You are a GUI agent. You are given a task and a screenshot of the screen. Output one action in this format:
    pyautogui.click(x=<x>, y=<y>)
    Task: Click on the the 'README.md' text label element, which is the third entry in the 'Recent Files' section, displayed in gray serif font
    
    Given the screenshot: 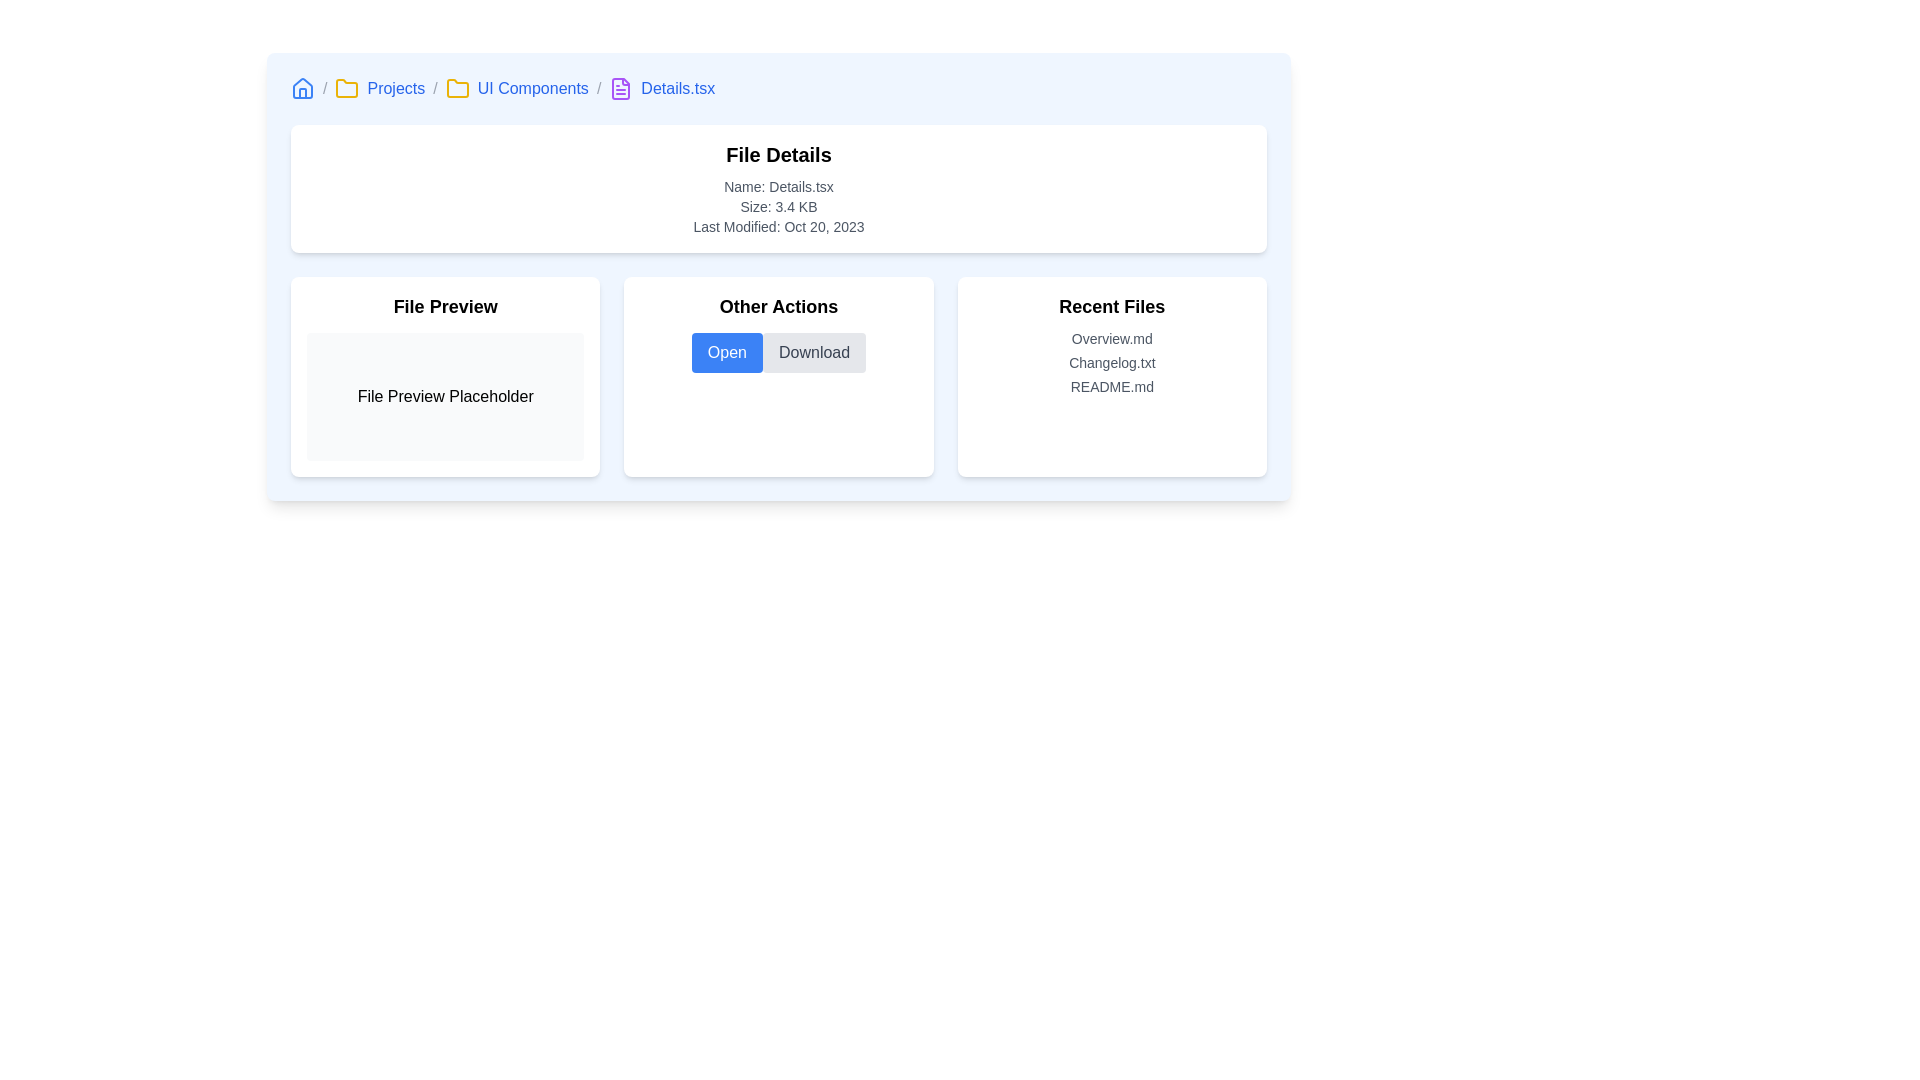 What is the action you would take?
    pyautogui.click(x=1111, y=386)
    